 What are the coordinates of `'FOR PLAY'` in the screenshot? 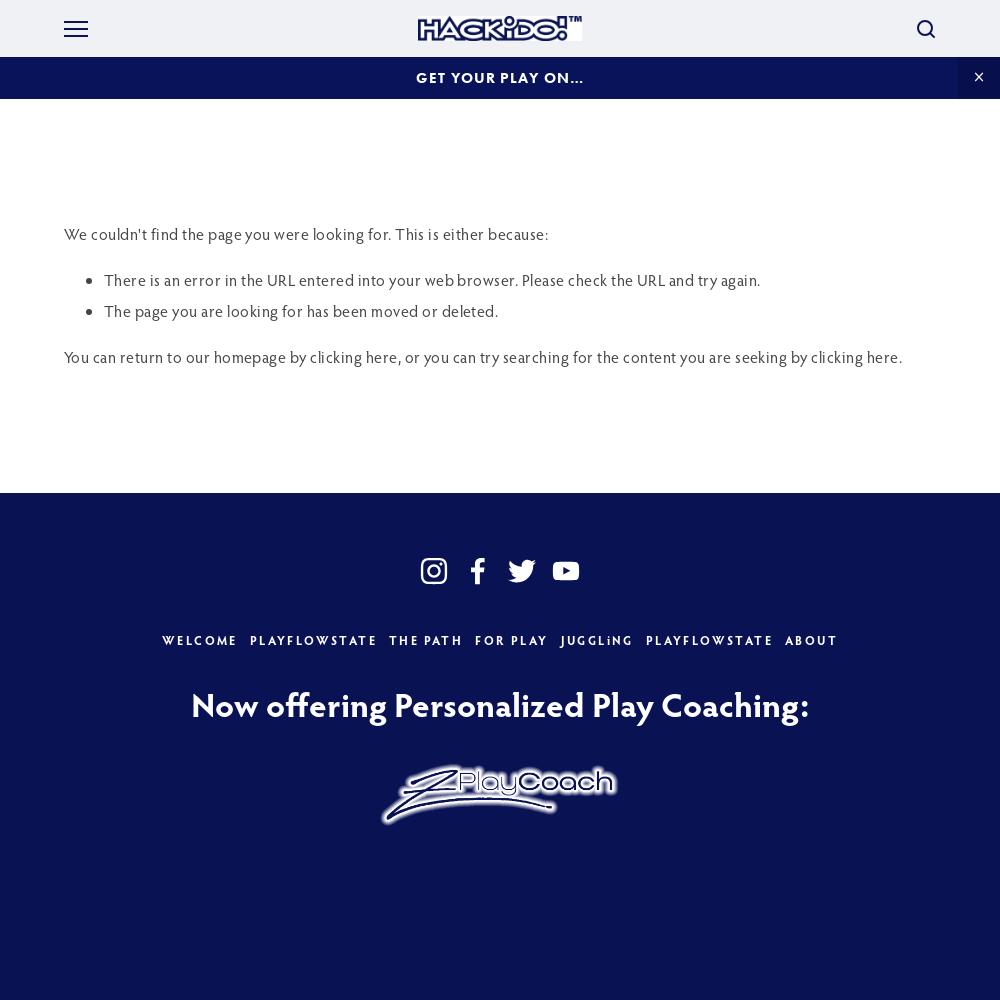 It's located at (474, 639).